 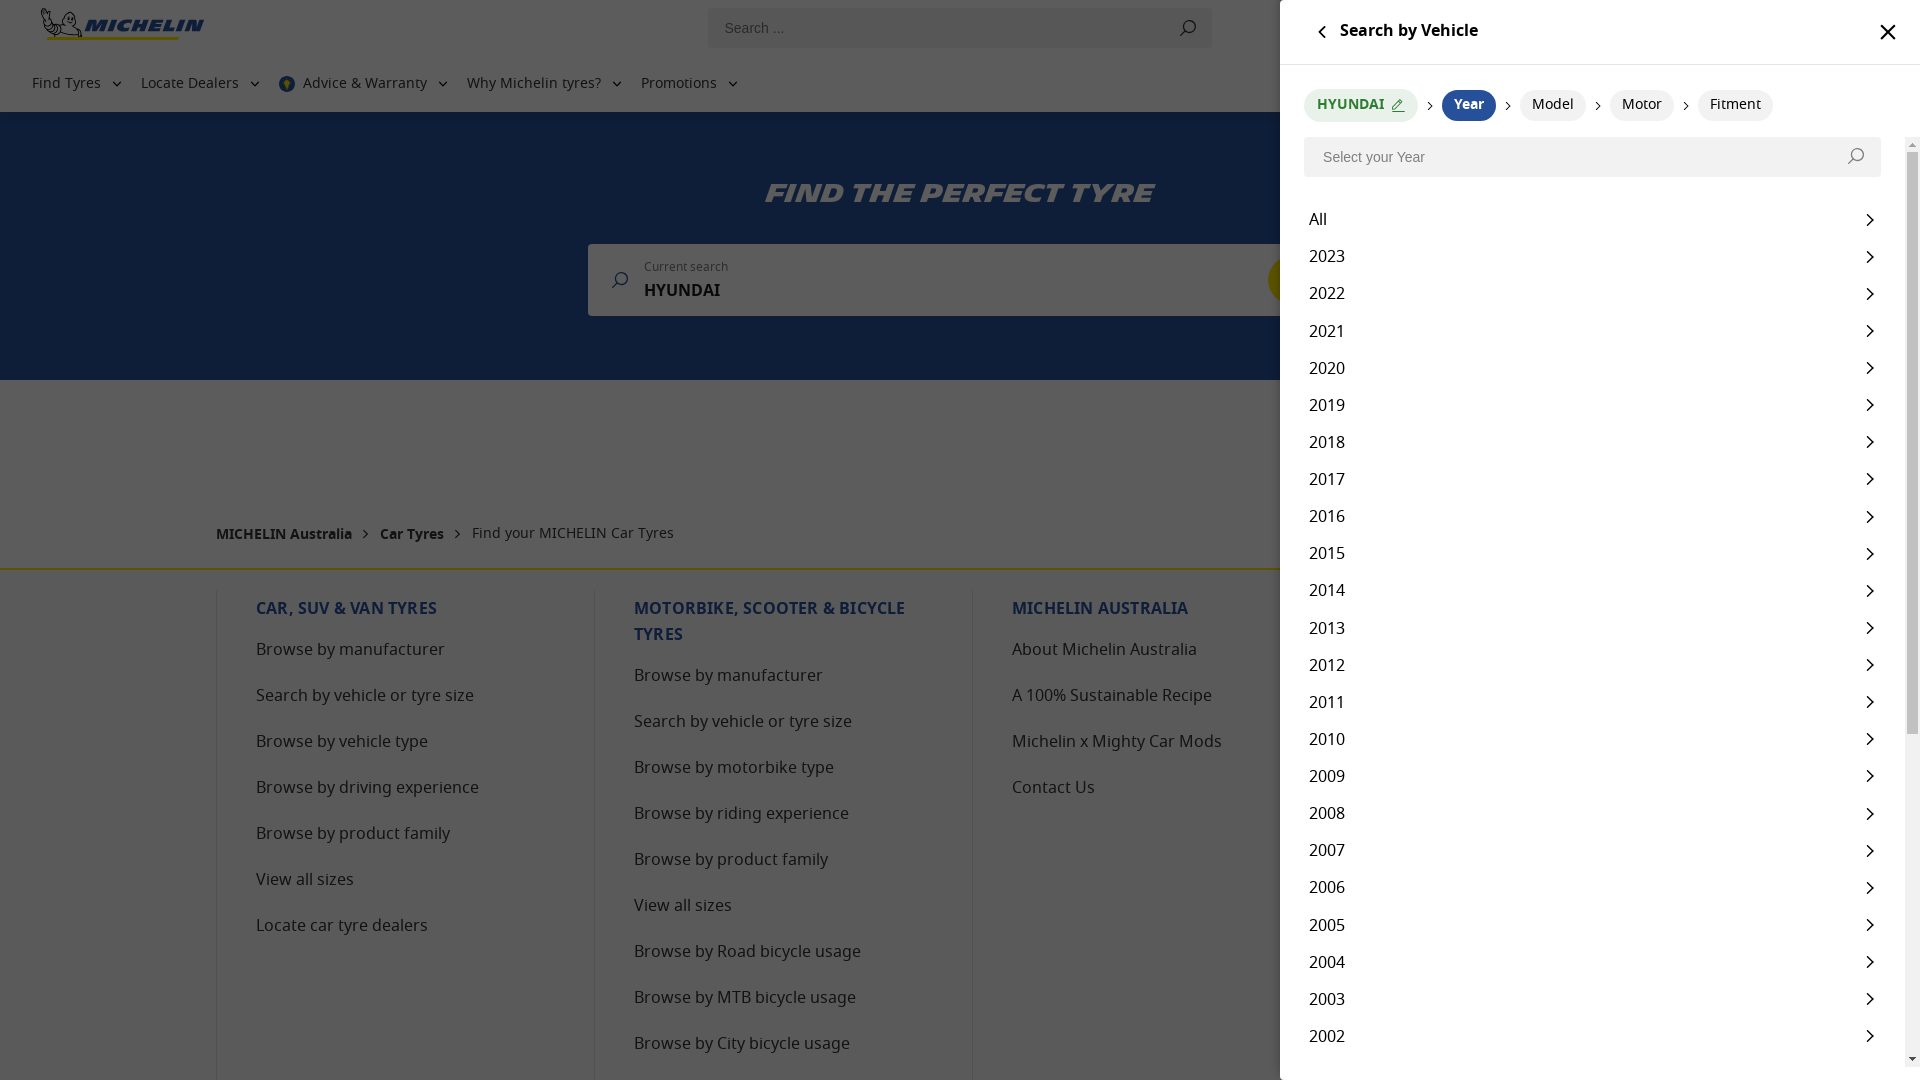 What do you see at coordinates (364, 696) in the screenshot?
I see `'Search by vehicle or tyre size'` at bounding box center [364, 696].